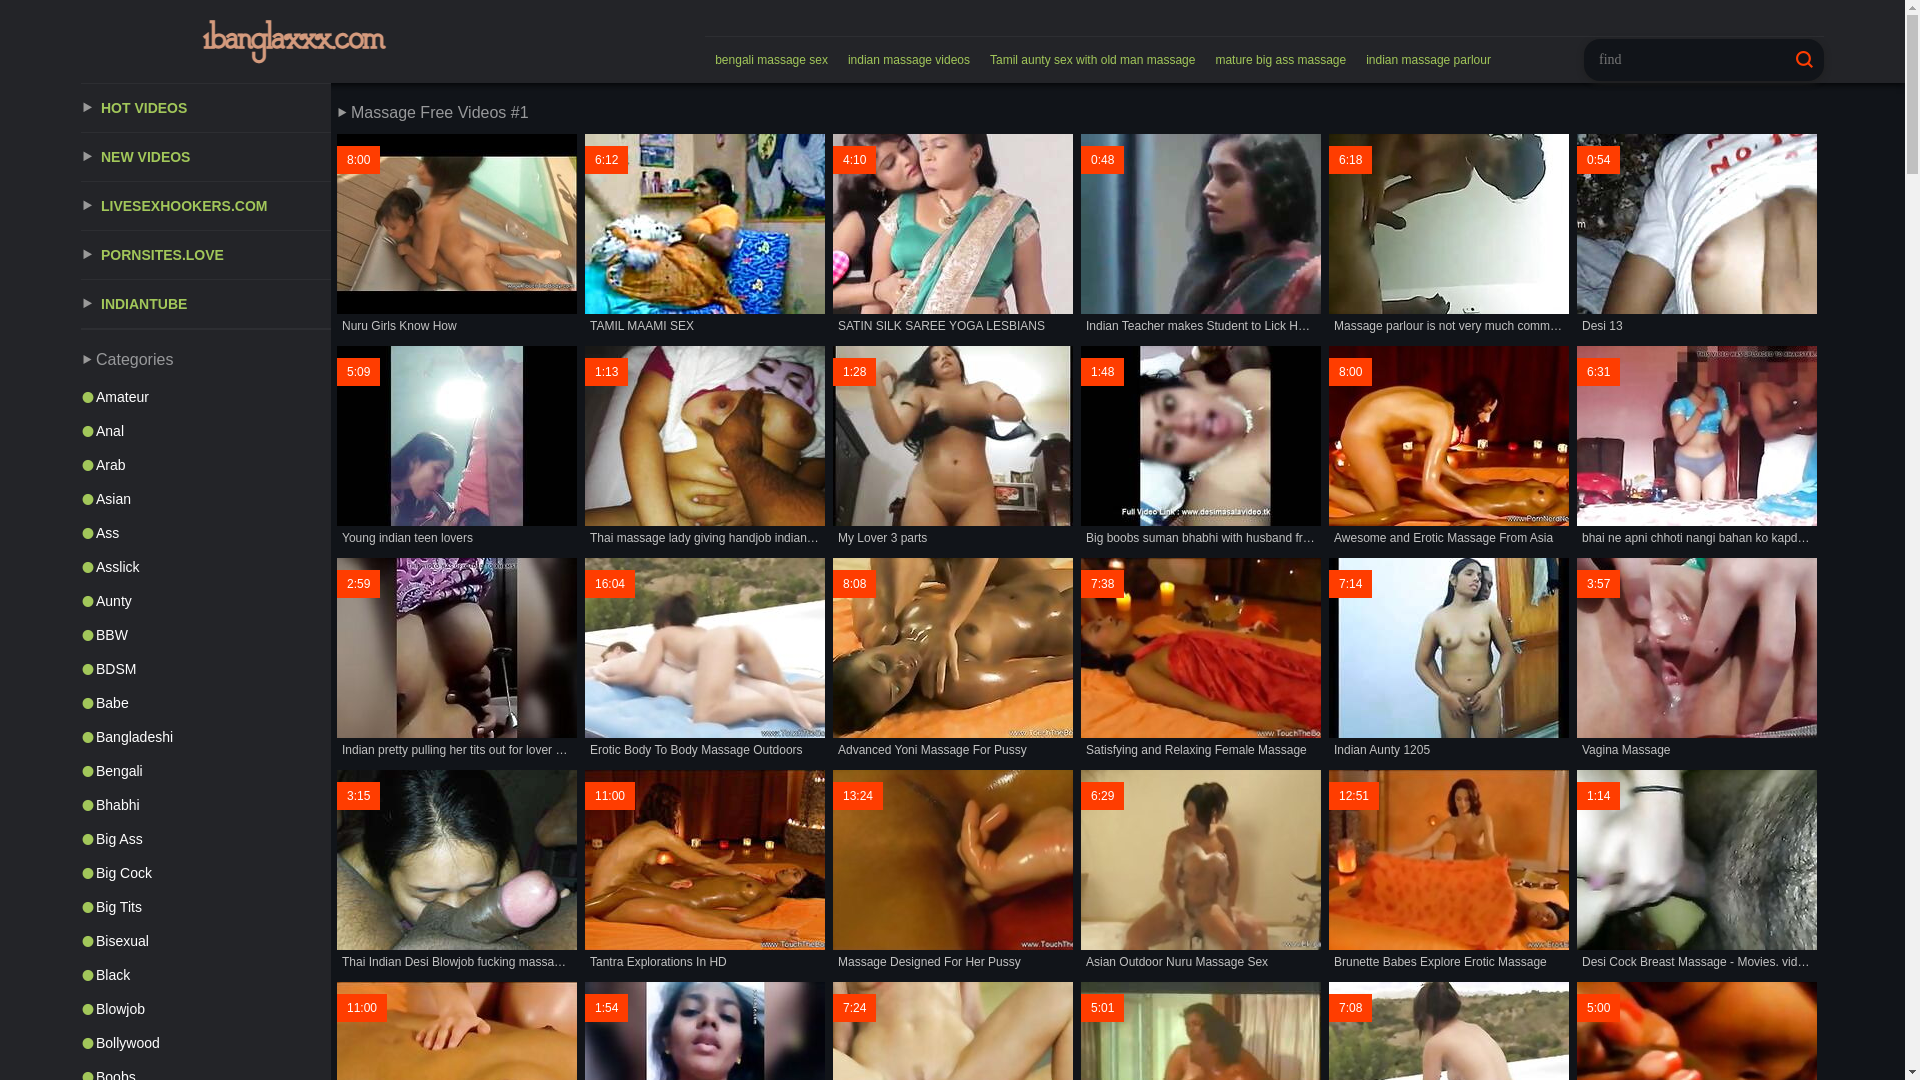  I want to click on '6:31, so click(1696, 446).